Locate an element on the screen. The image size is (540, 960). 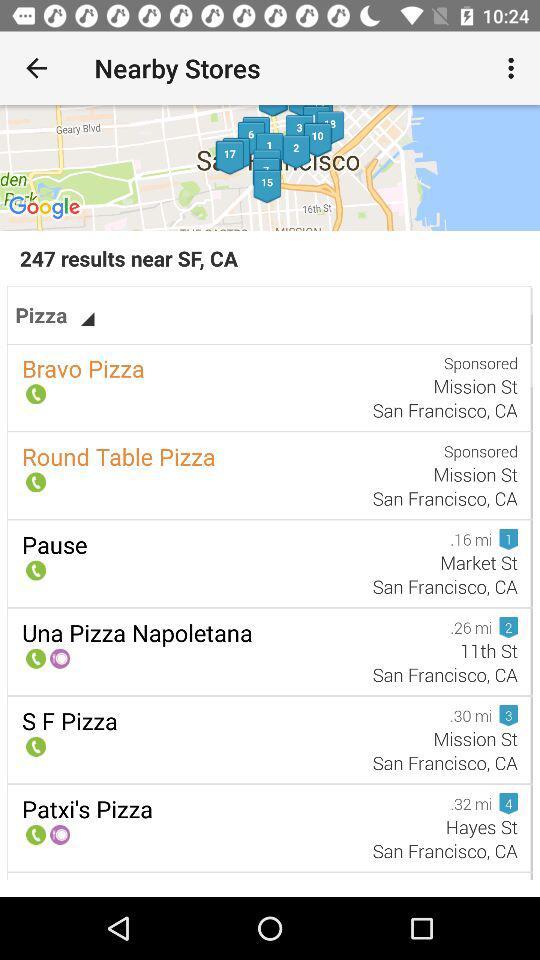
the icon which is above the text sf pizza is located at coordinates (33, 745).